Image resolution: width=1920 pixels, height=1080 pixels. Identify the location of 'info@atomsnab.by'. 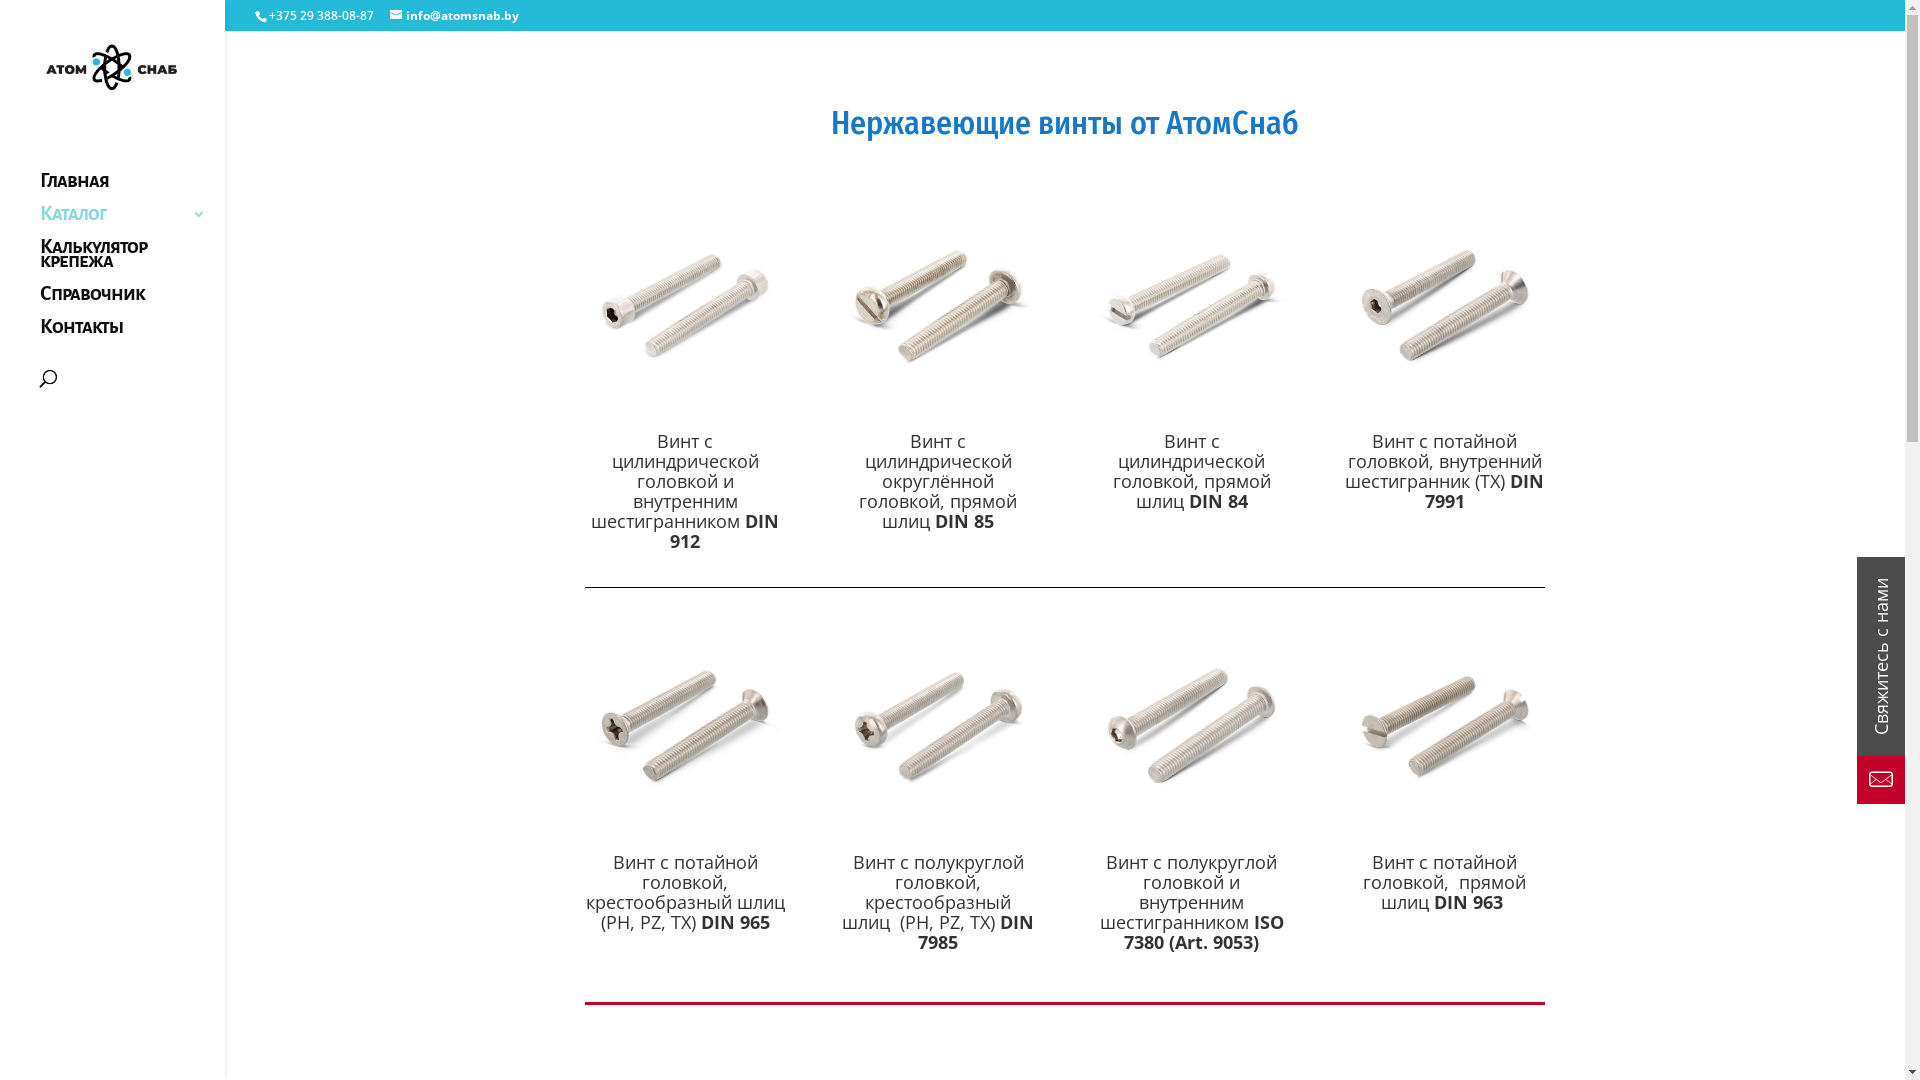
(389, 15).